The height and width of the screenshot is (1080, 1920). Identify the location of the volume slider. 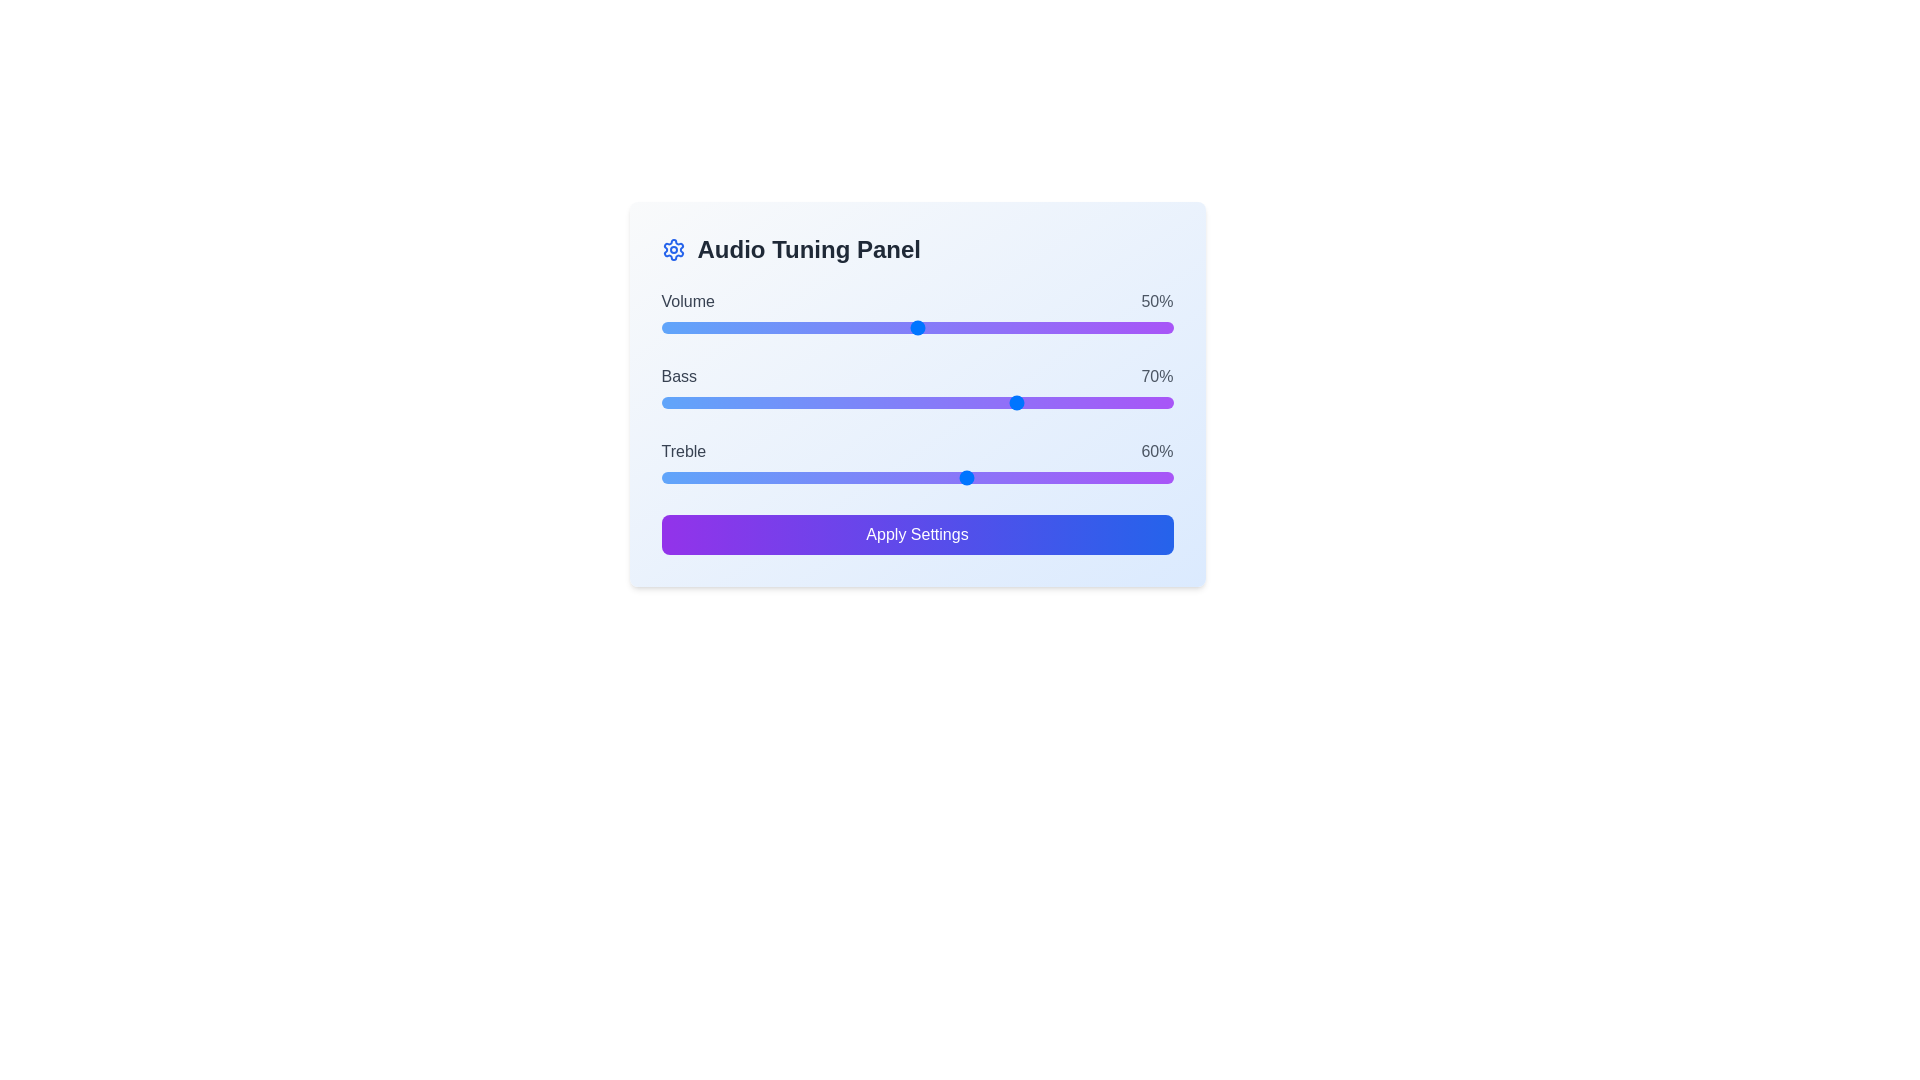
(840, 326).